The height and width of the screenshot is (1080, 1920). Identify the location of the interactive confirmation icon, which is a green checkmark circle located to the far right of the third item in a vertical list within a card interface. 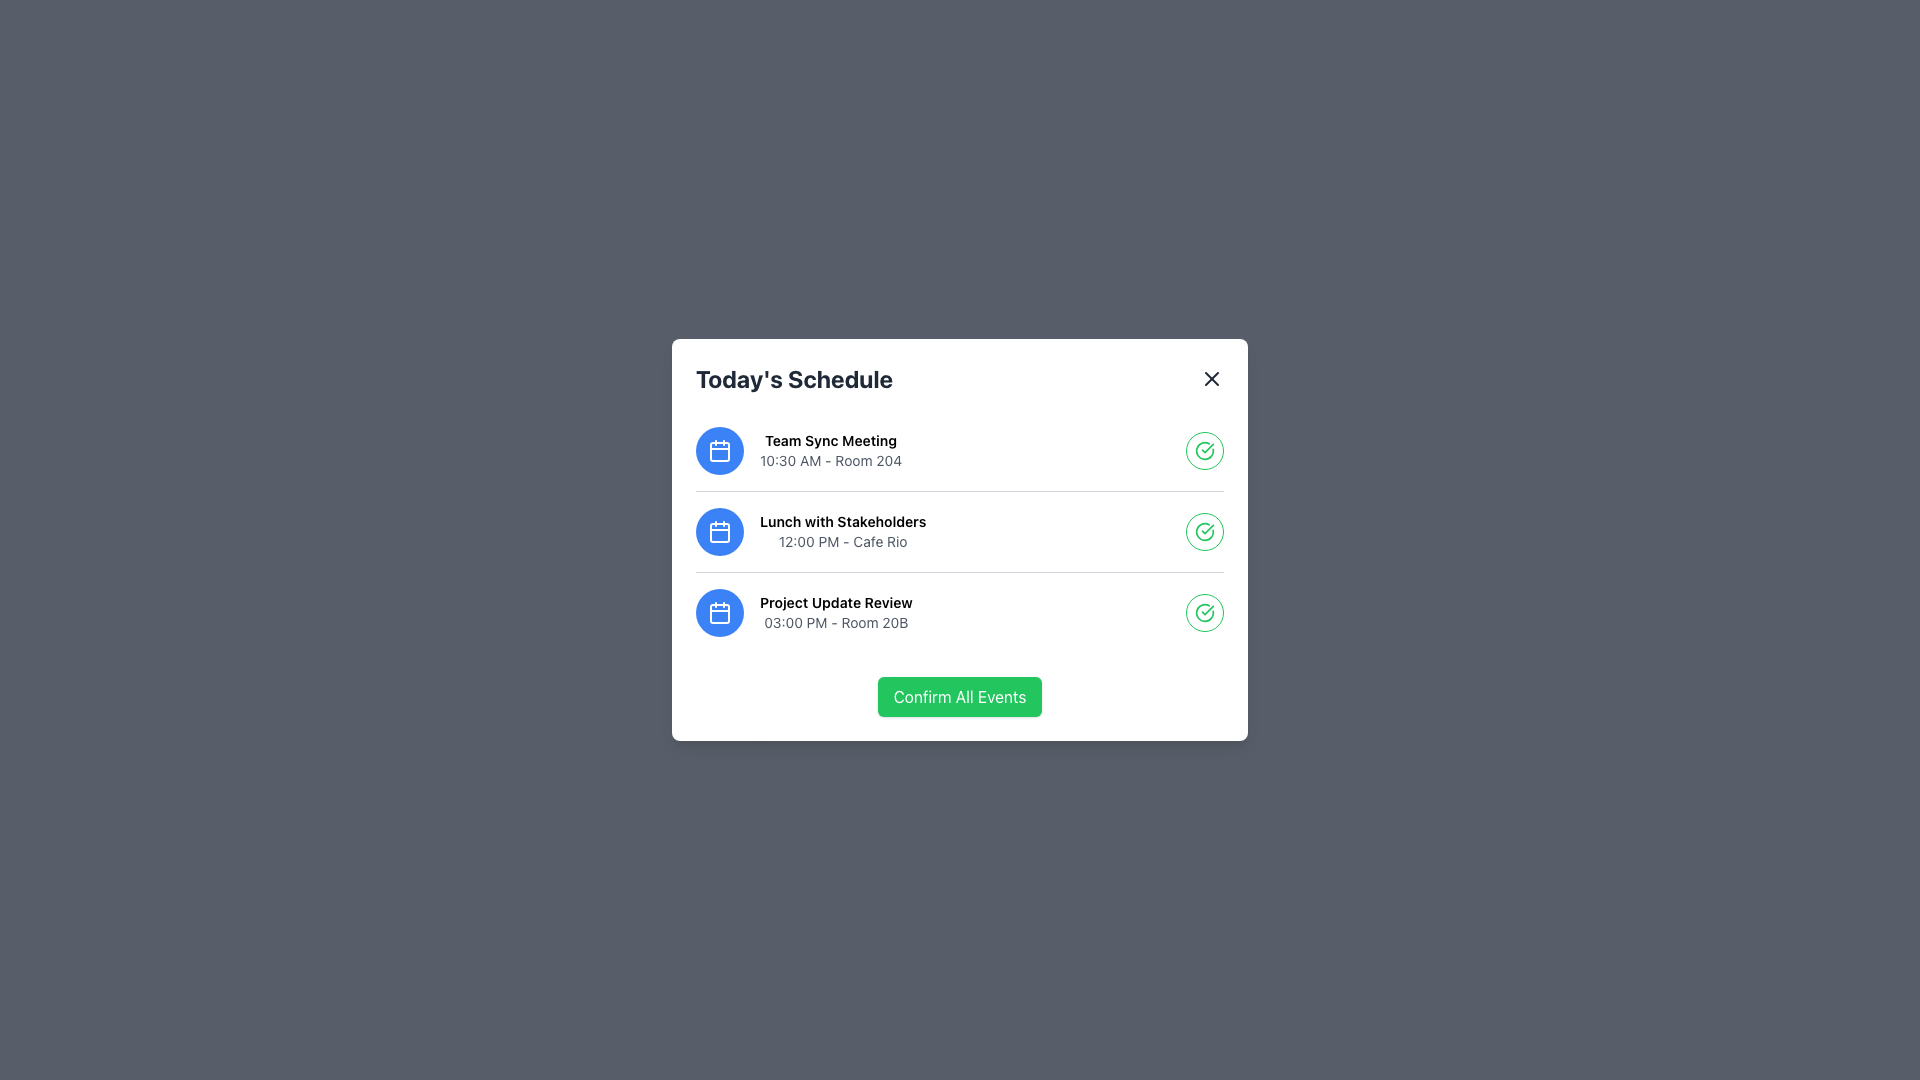
(1203, 612).